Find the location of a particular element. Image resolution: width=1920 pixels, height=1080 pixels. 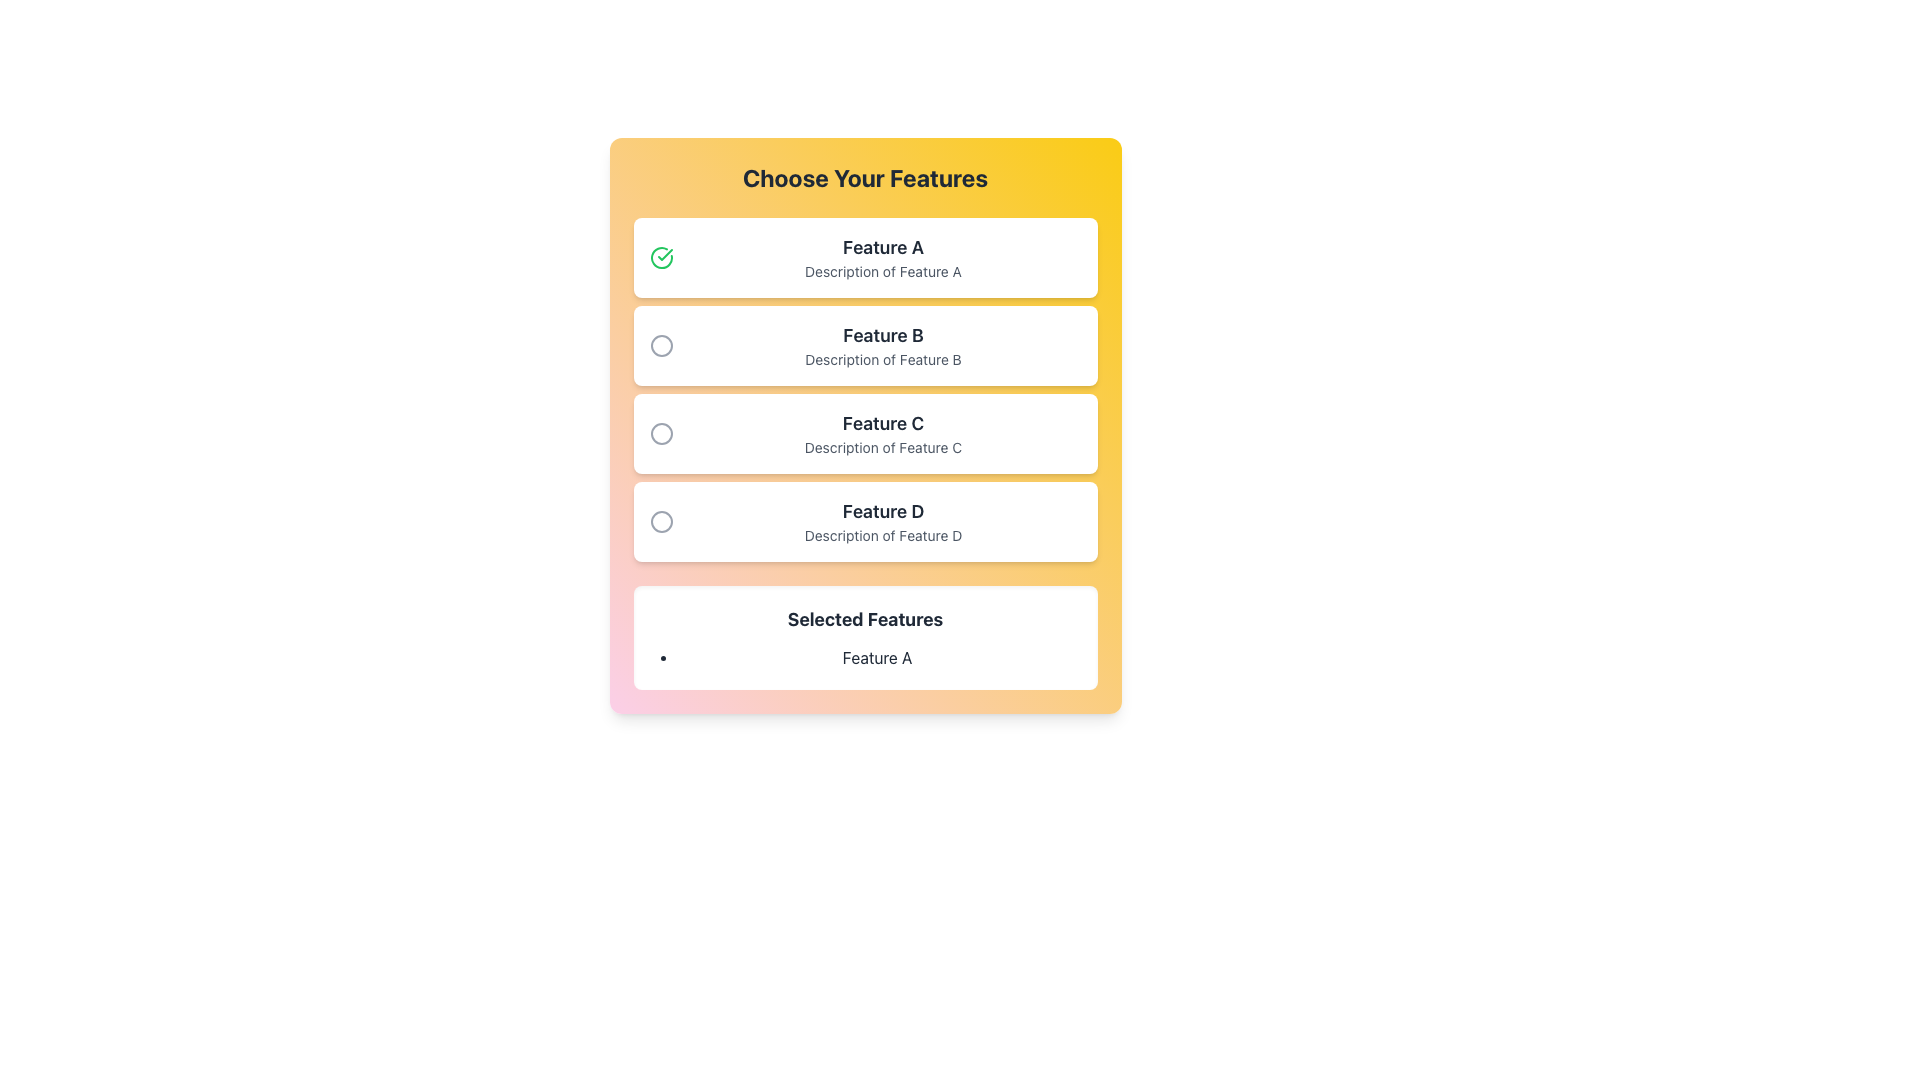

the third radio button indicator associated with 'Feature C' in the vertical list of options is located at coordinates (661, 433).